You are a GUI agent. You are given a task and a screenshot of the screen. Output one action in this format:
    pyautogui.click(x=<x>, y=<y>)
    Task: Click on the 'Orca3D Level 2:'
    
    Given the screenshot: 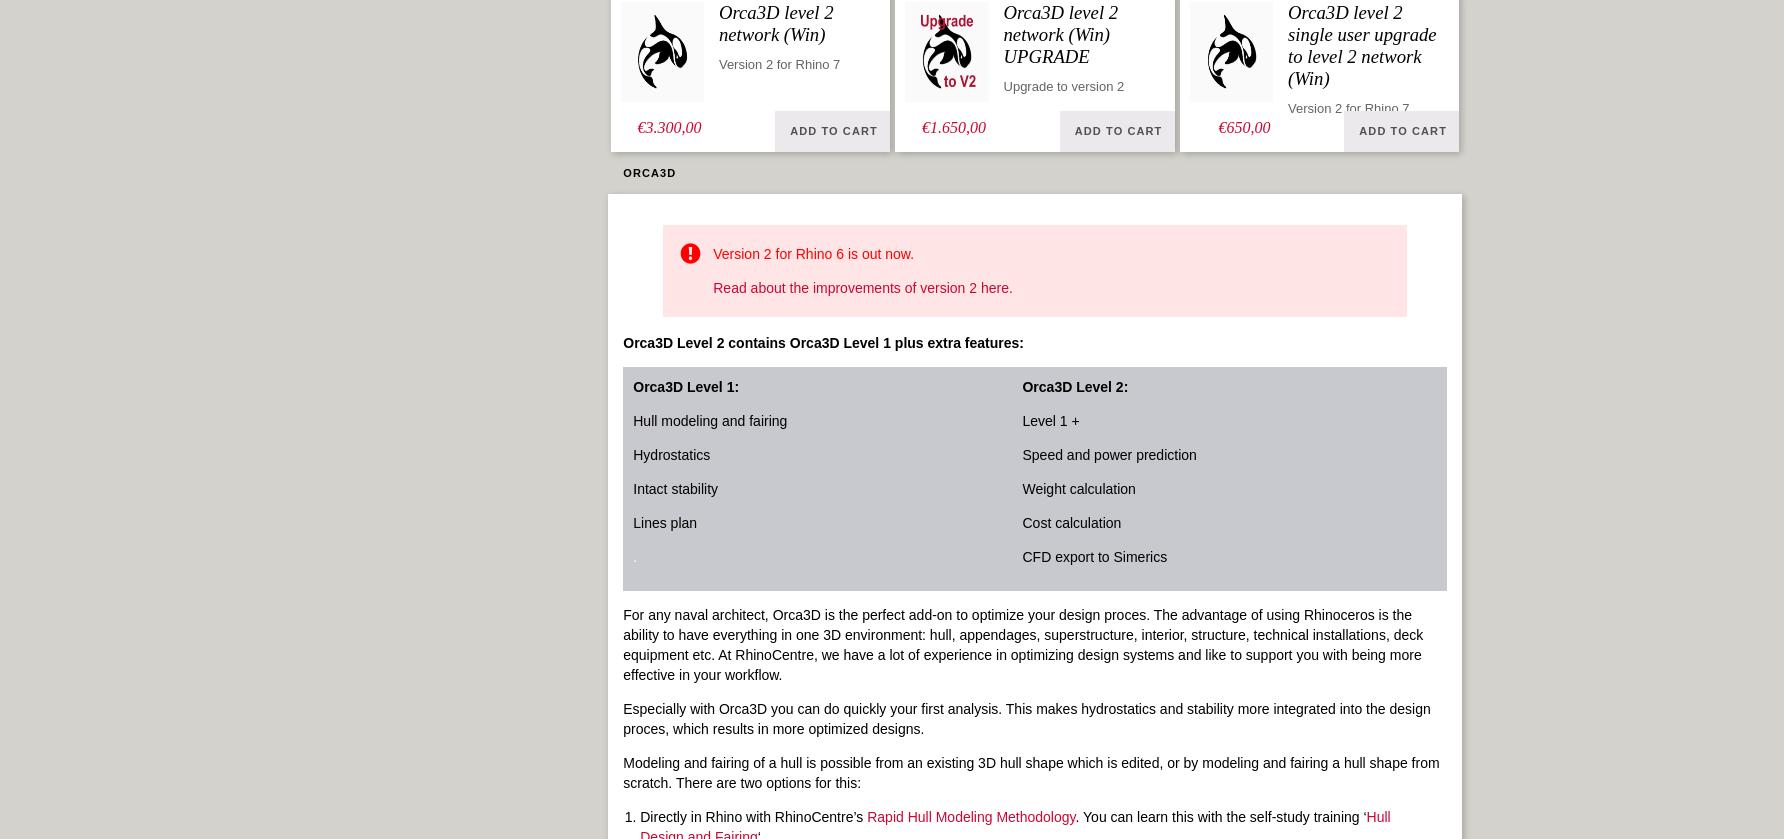 What is the action you would take?
    pyautogui.click(x=1074, y=387)
    